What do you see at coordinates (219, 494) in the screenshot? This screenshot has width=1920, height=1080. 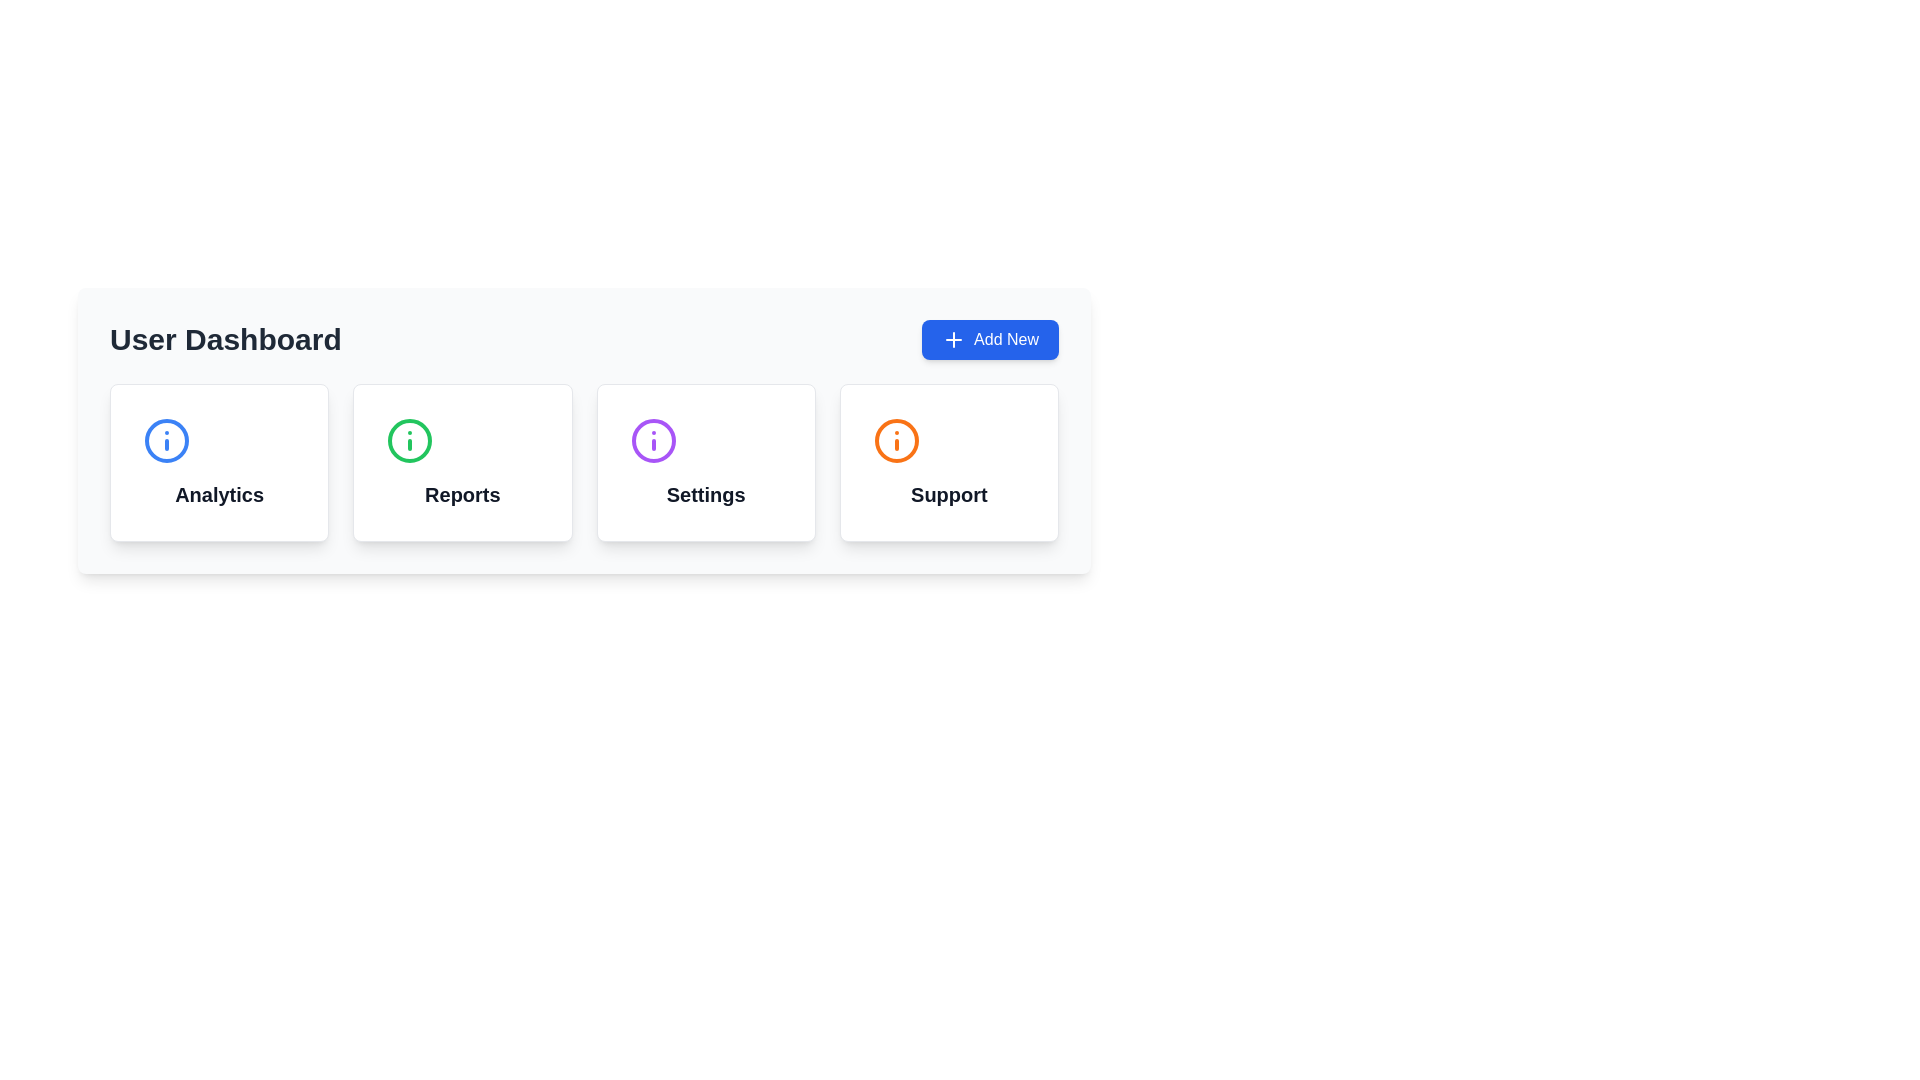 I see `the 'Analytics' text label in the first card of the 'User Dashboard' section` at bounding box center [219, 494].